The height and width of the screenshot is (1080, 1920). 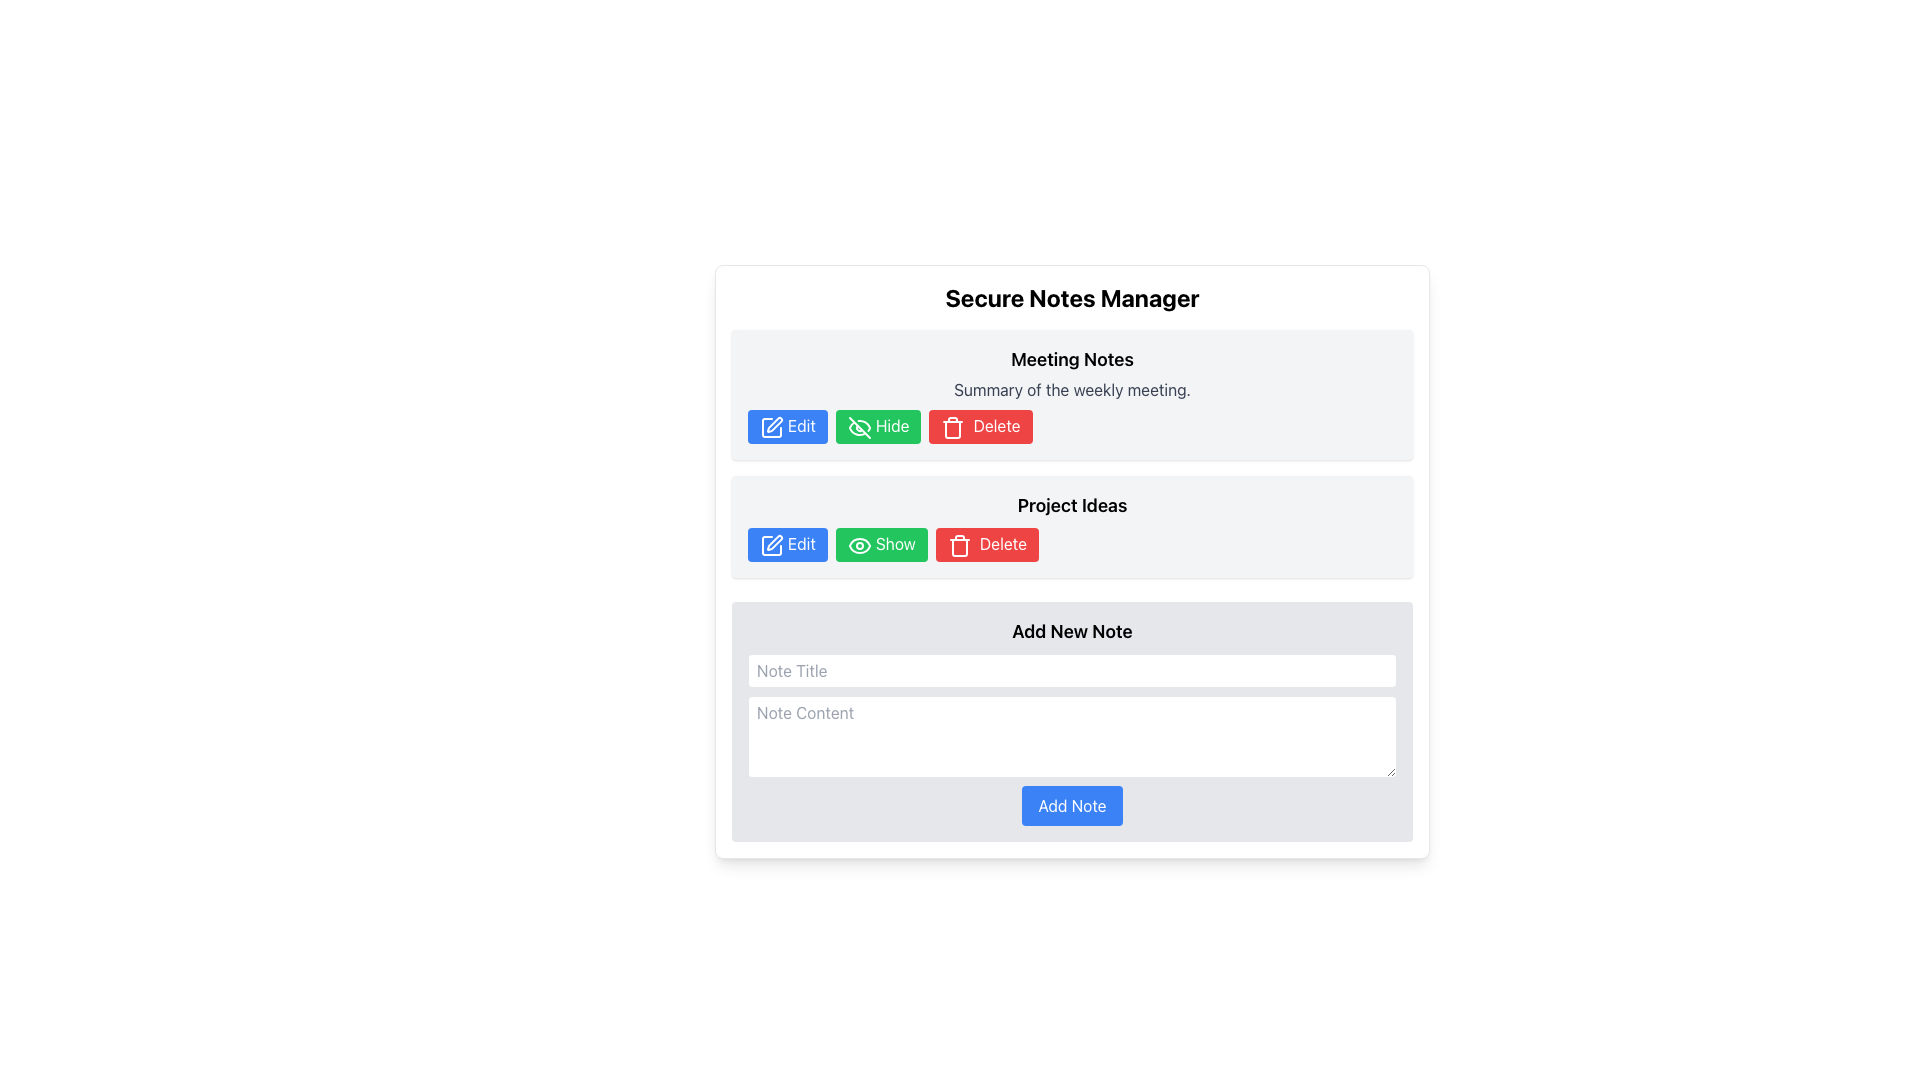 I want to click on the toggle visibility button located in the 'Meeting Notes' section of the 'Secure Notes Manager' application to visualize its hover effect, so click(x=878, y=425).